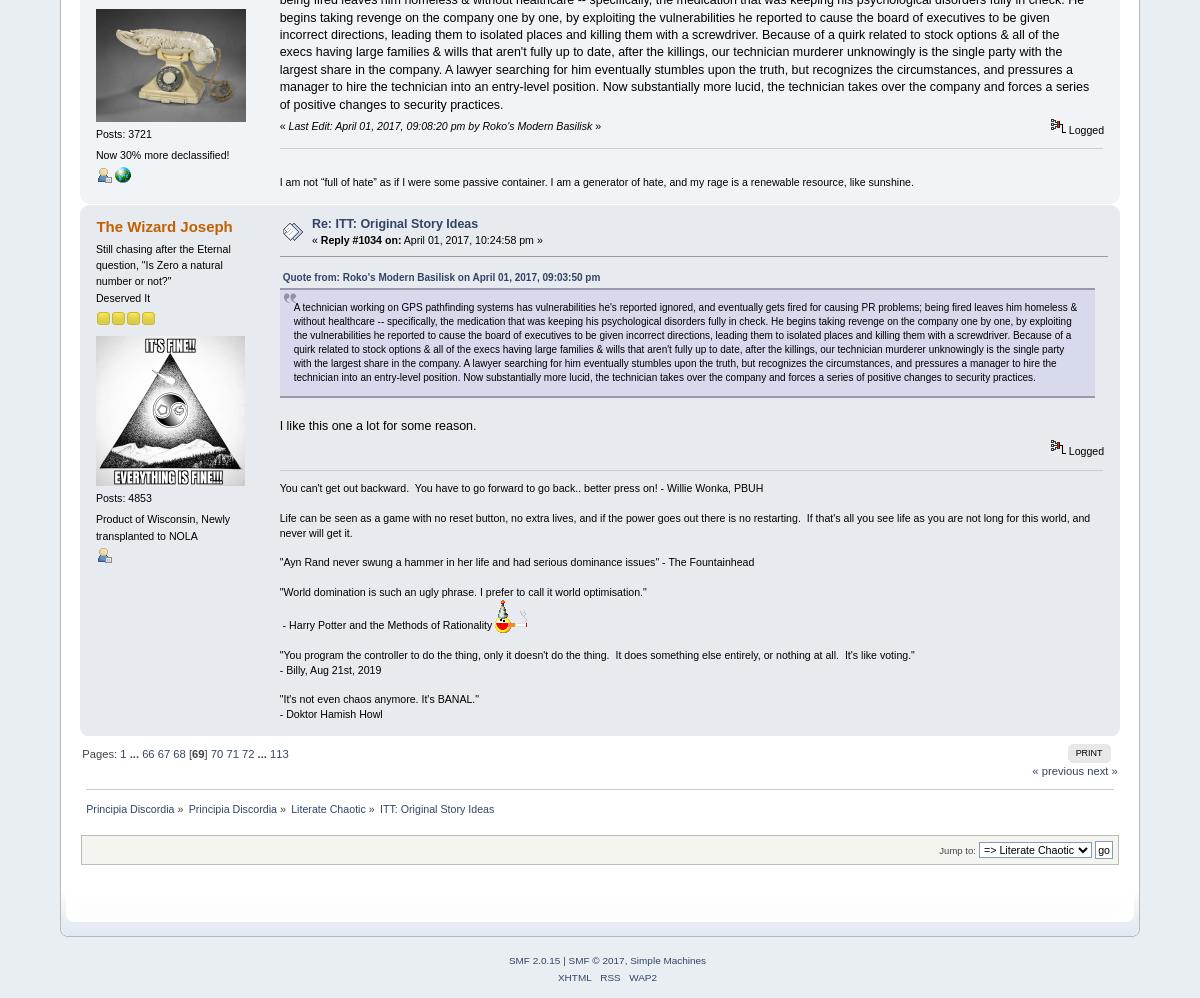 The width and height of the screenshot is (1200, 998). What do you see at coordinates (470, 239) in the screenshot?
I see `'April 01, 2017, 10:24:58 pm »'` at bounding box center [470, 239].